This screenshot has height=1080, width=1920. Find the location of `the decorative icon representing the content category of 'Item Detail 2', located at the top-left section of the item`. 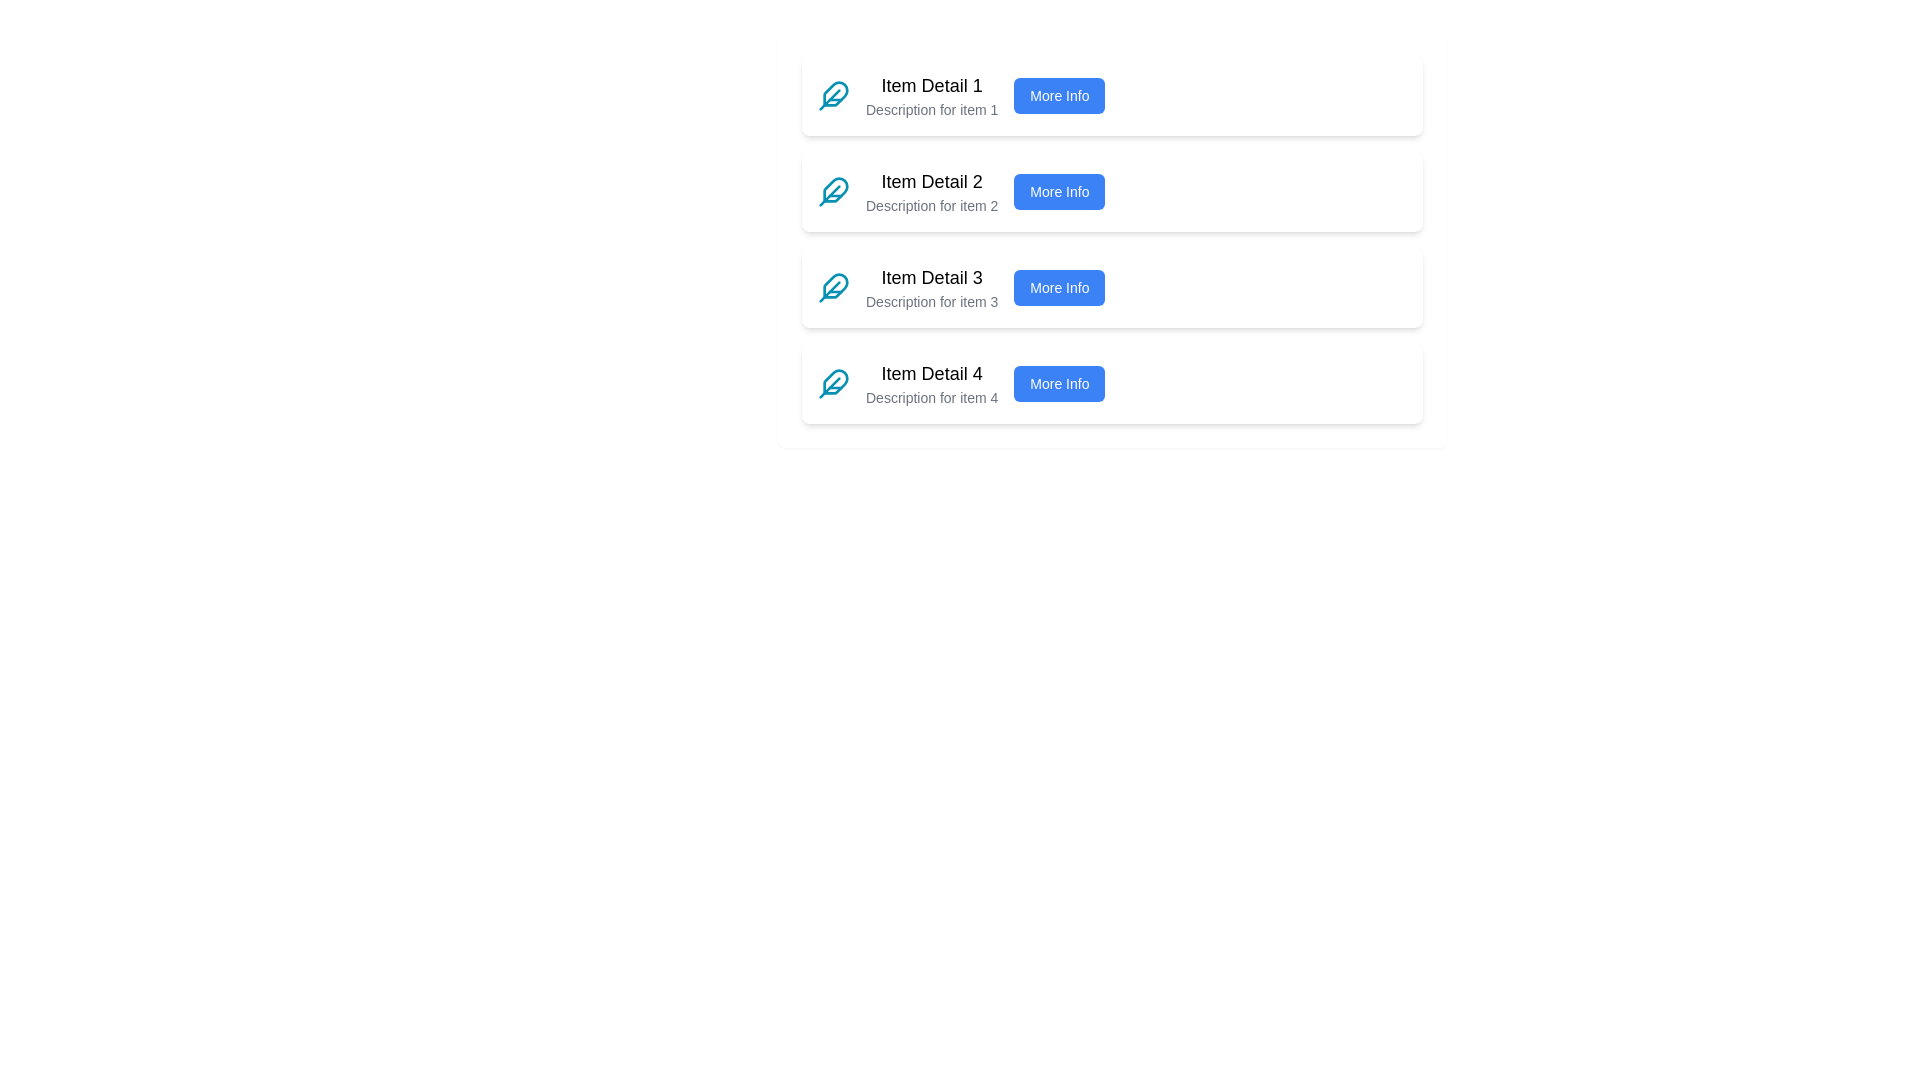

the decorative icon representing the content category of 'Item Detail 2', located at the top-left section of the item is located at coordinates (835, 189).